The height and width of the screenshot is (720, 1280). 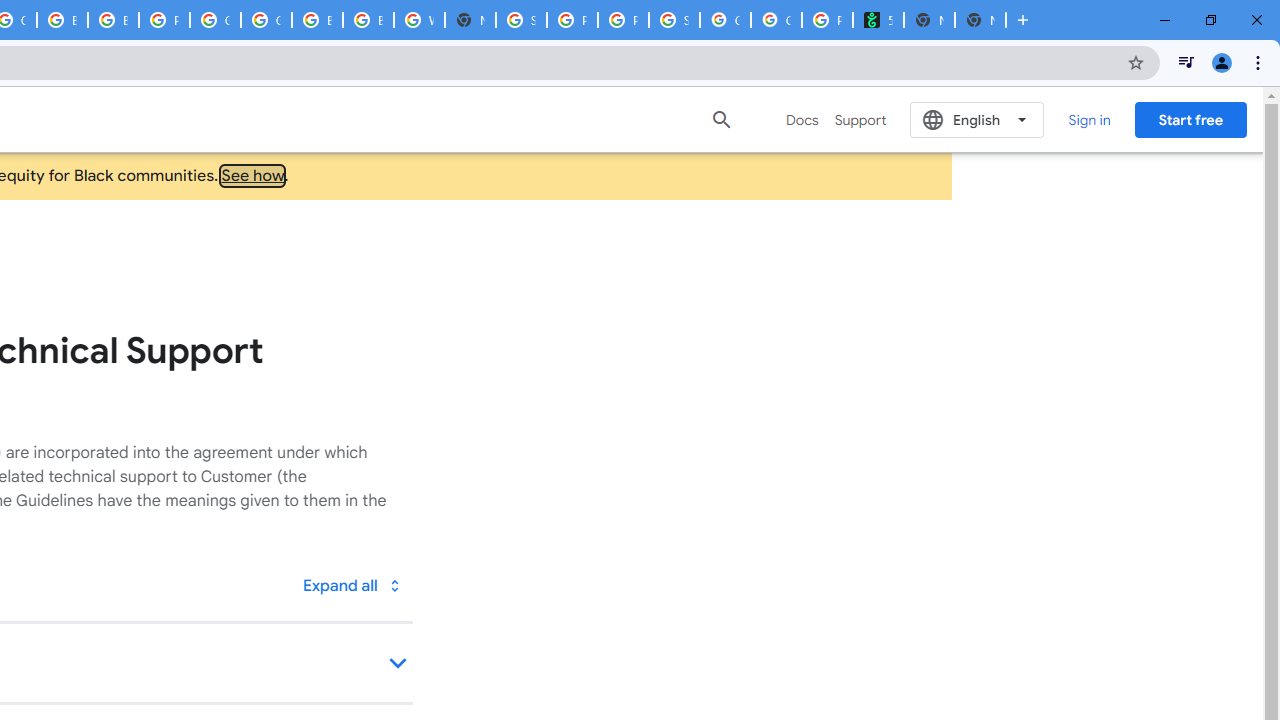 What do you see at coordinates (802, 119) in the screenshot?
I see `'Docs'` at bounding box center [802, 119].